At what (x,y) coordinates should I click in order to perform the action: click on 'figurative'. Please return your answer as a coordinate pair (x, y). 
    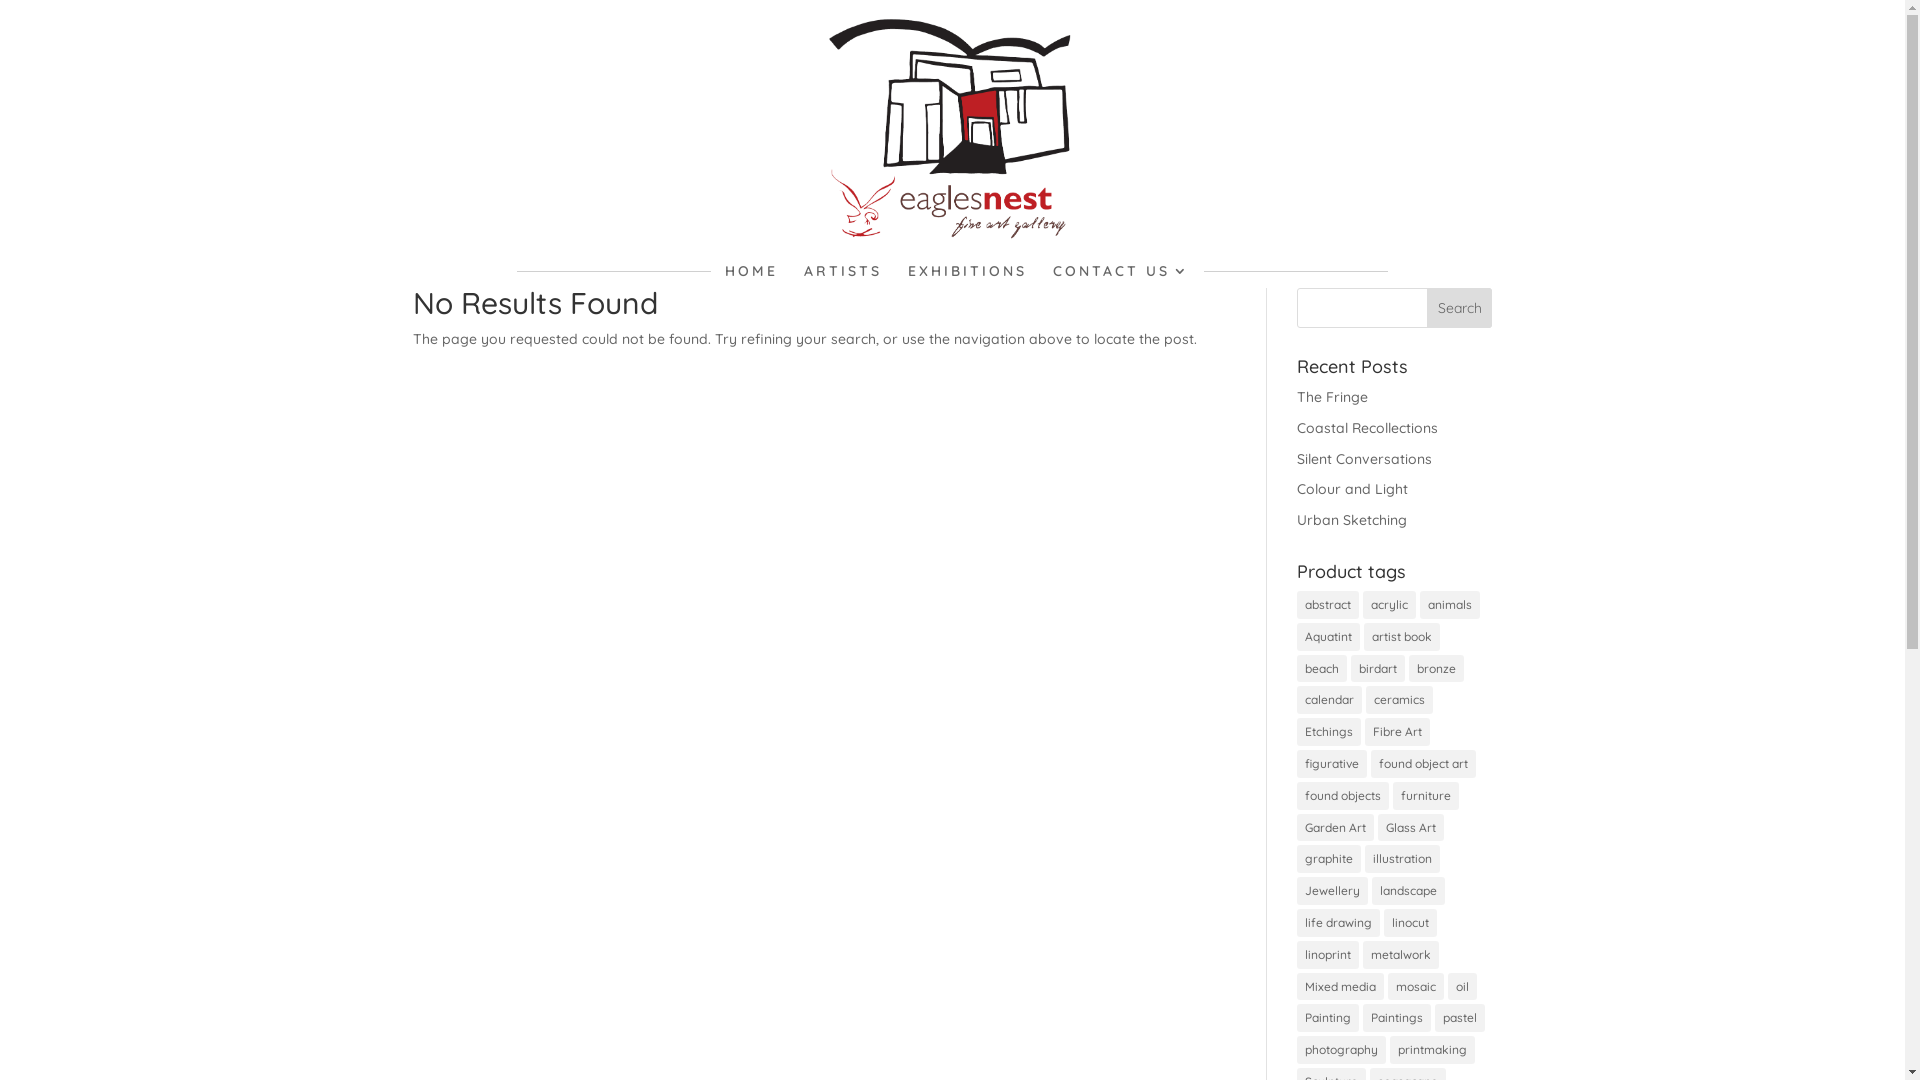
    Looking at the image, I should click on (1332, 763).